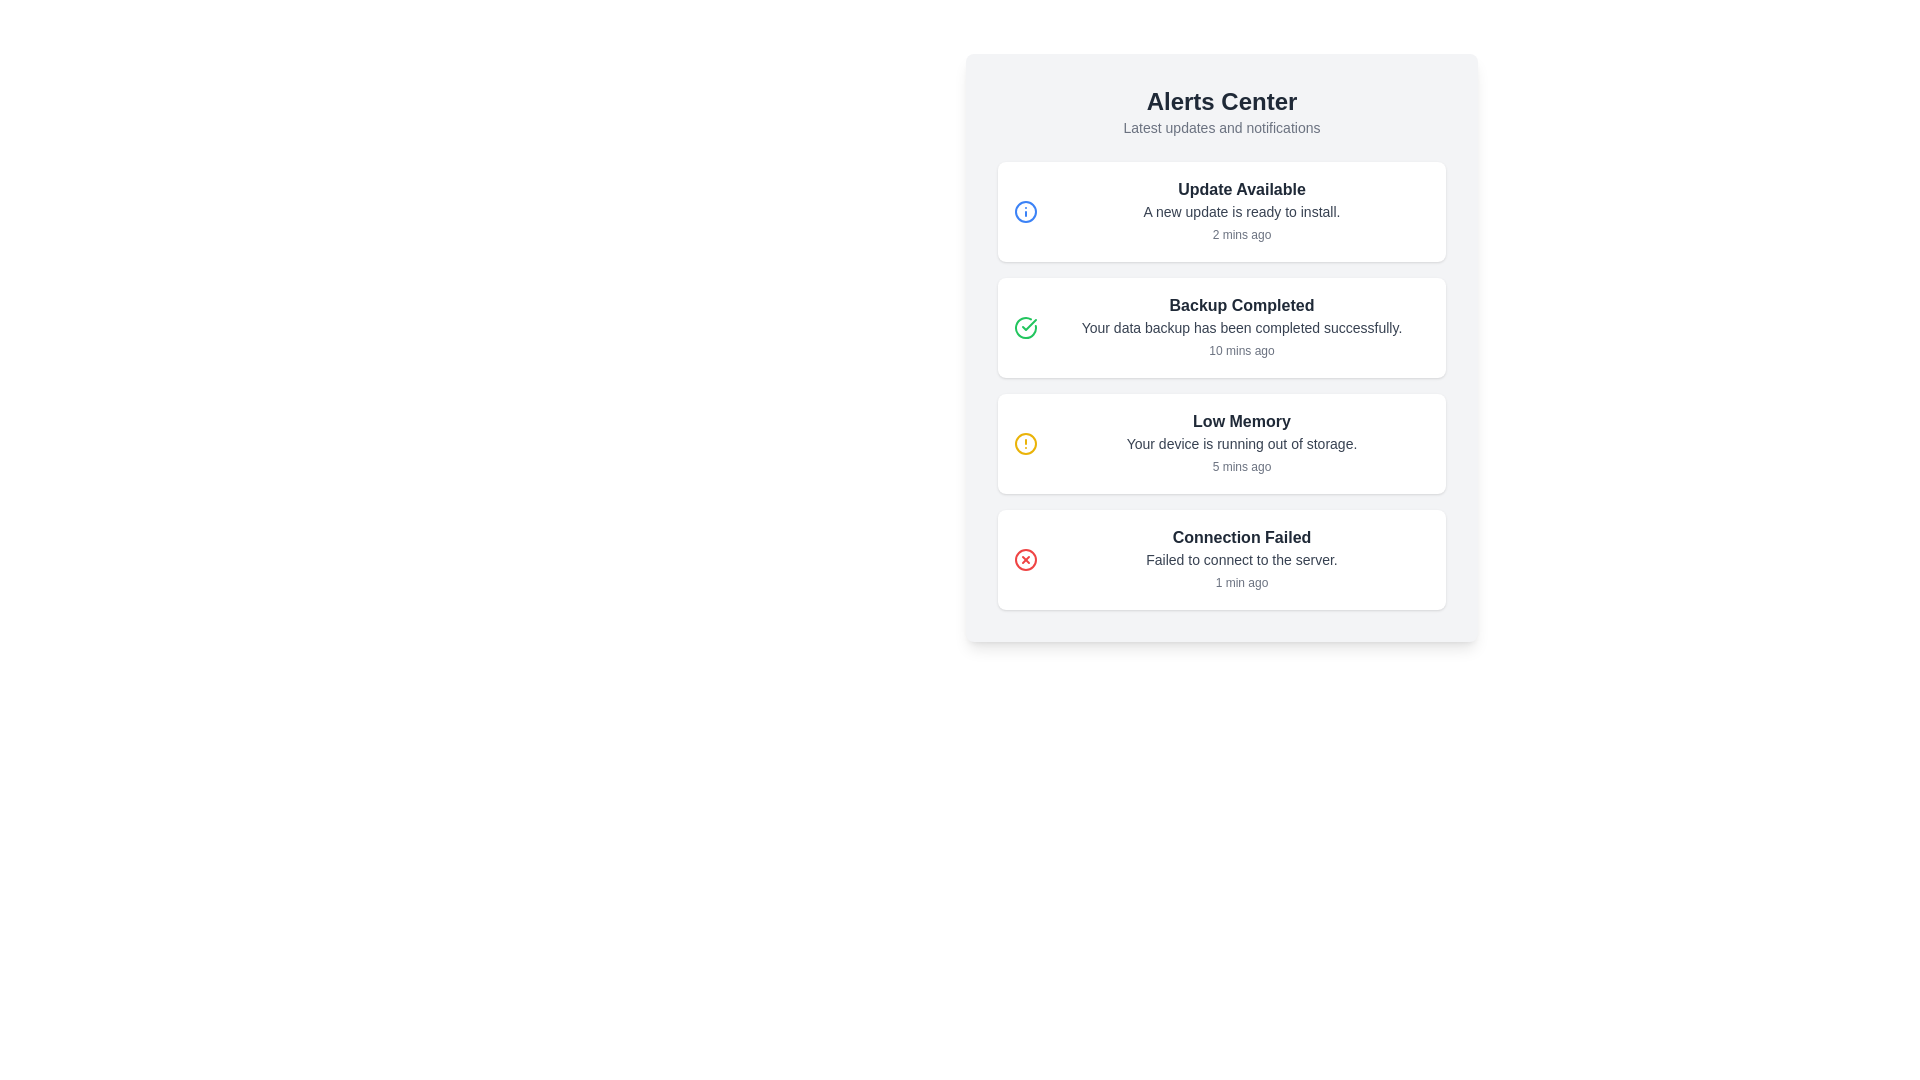 The width and height of the screenshot is (1920, 1080). I want to click on the text label 'A new update is ready to install.' which is styled in a smaller font and located within a notification card underneath the title 'Update Available', so click(1241, 212).